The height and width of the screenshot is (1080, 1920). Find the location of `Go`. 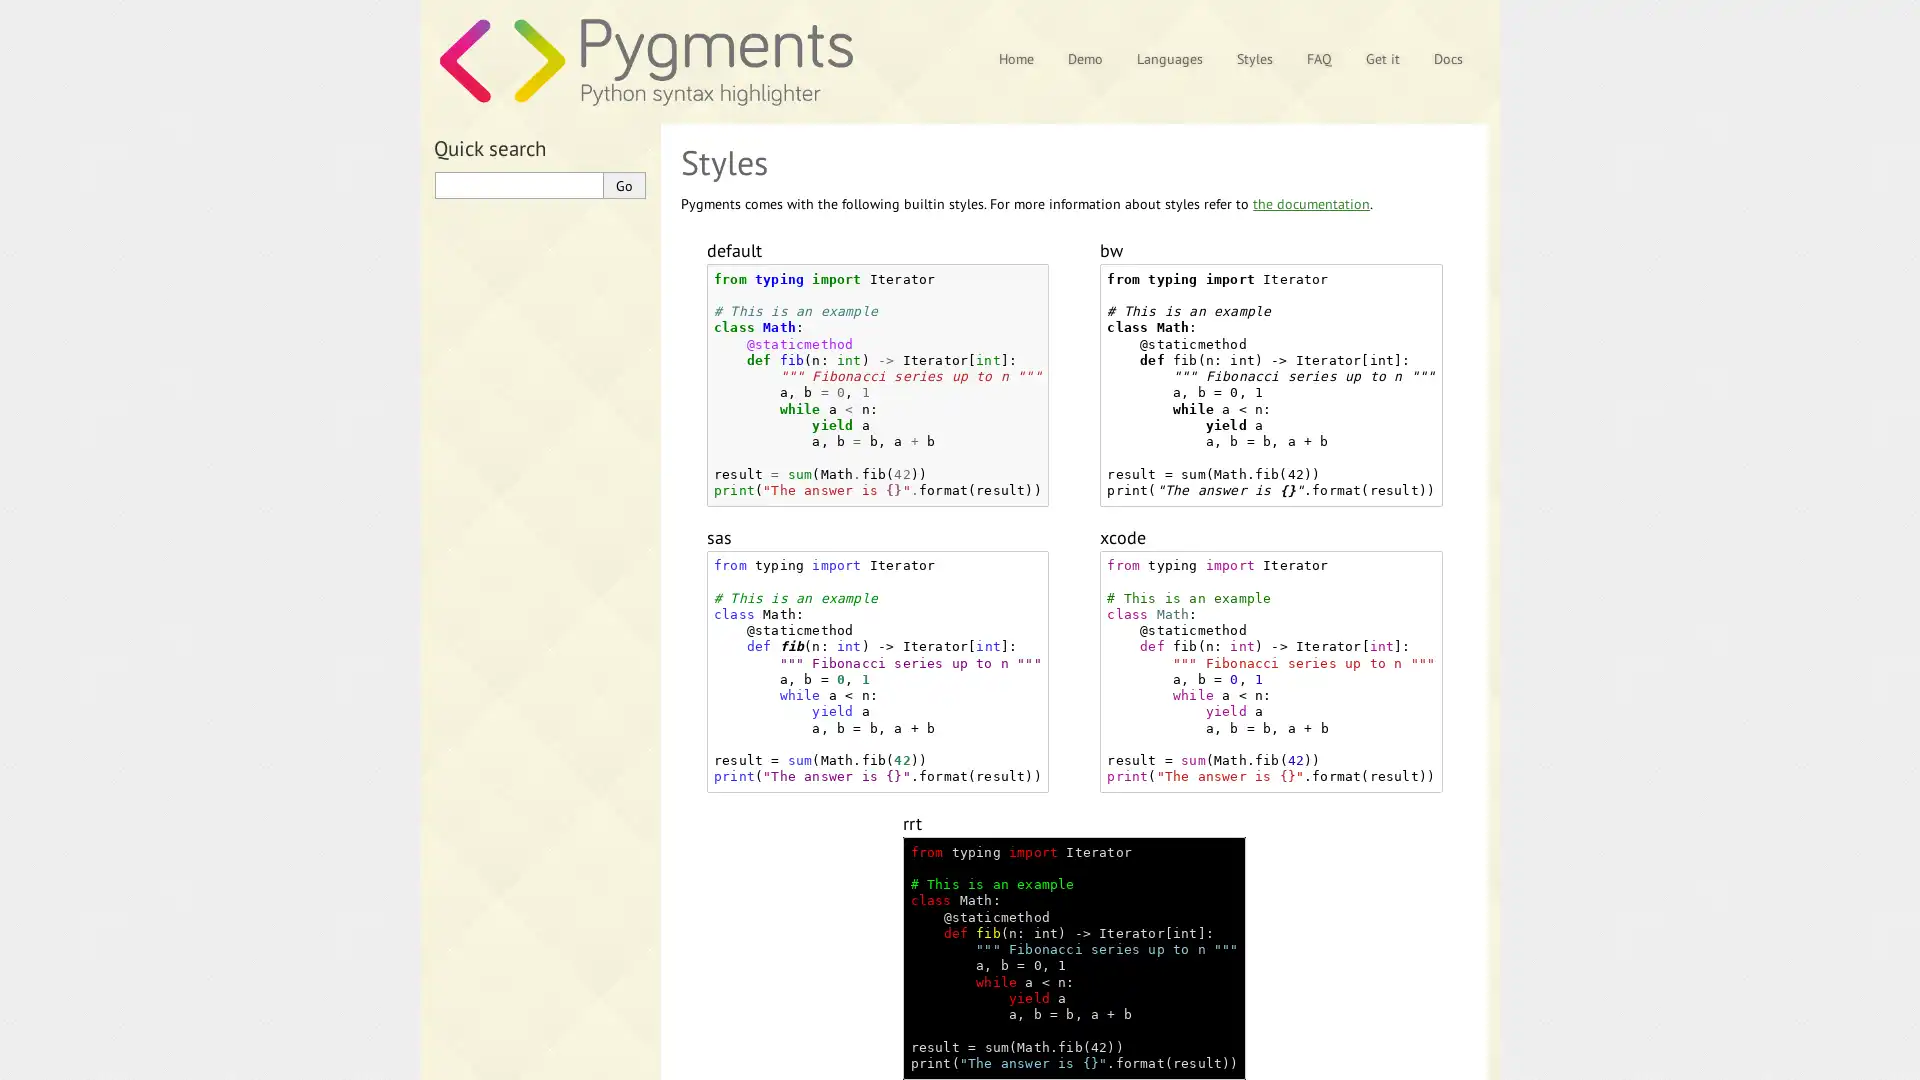

Go is located at coordinates (623, 185).